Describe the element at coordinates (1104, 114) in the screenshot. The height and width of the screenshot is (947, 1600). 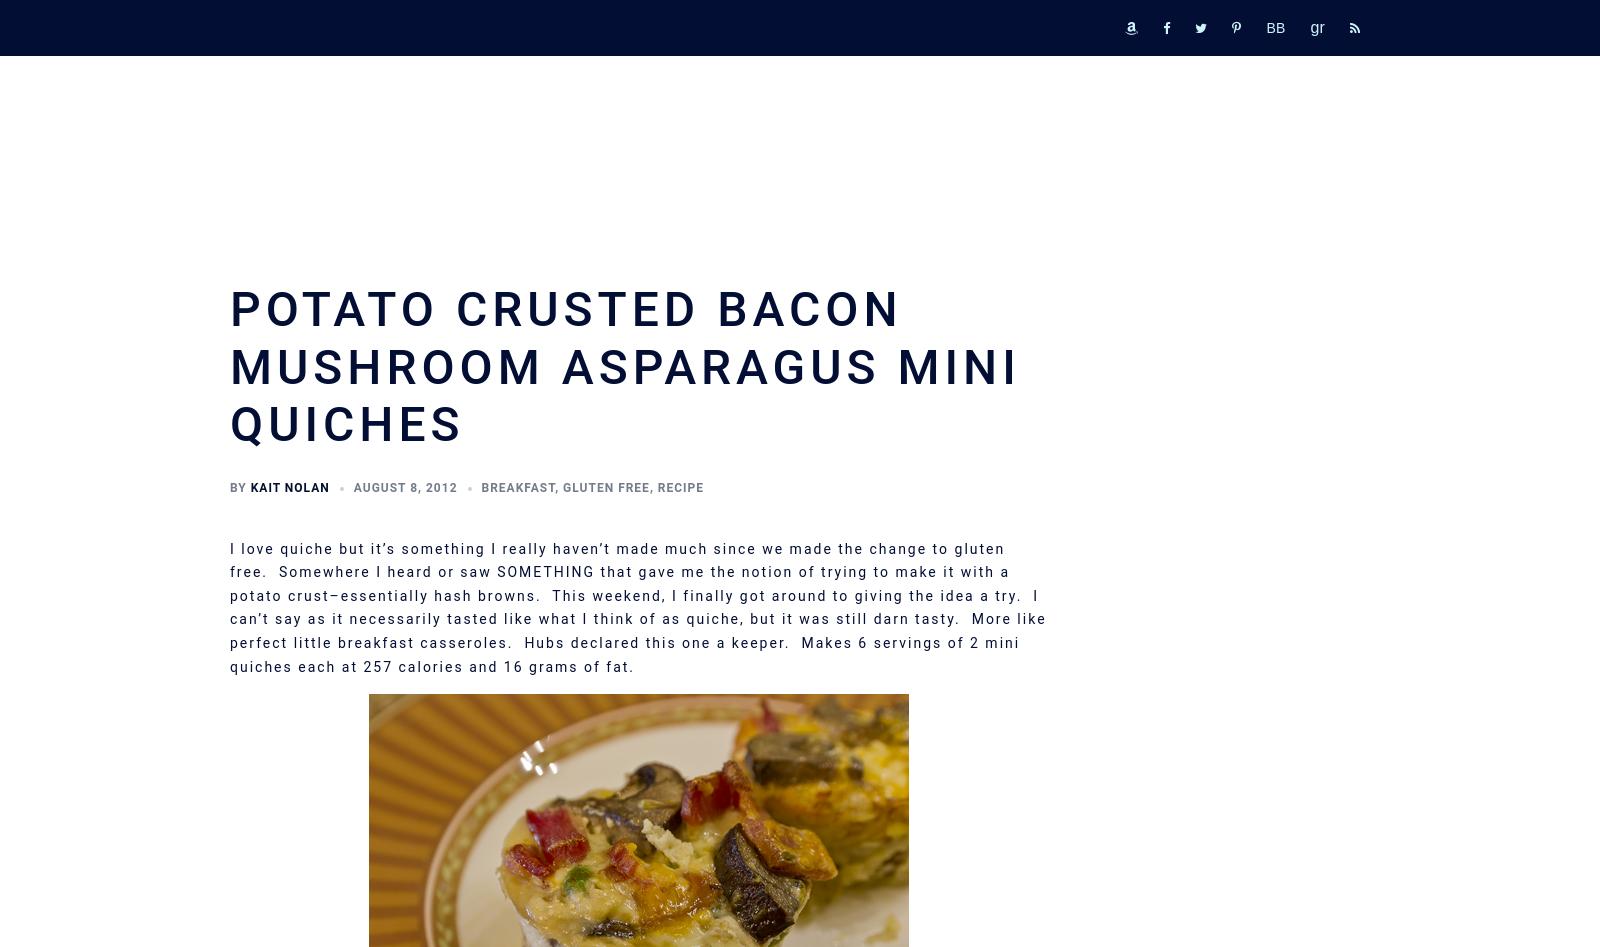
I see `'Merch'` at that location.